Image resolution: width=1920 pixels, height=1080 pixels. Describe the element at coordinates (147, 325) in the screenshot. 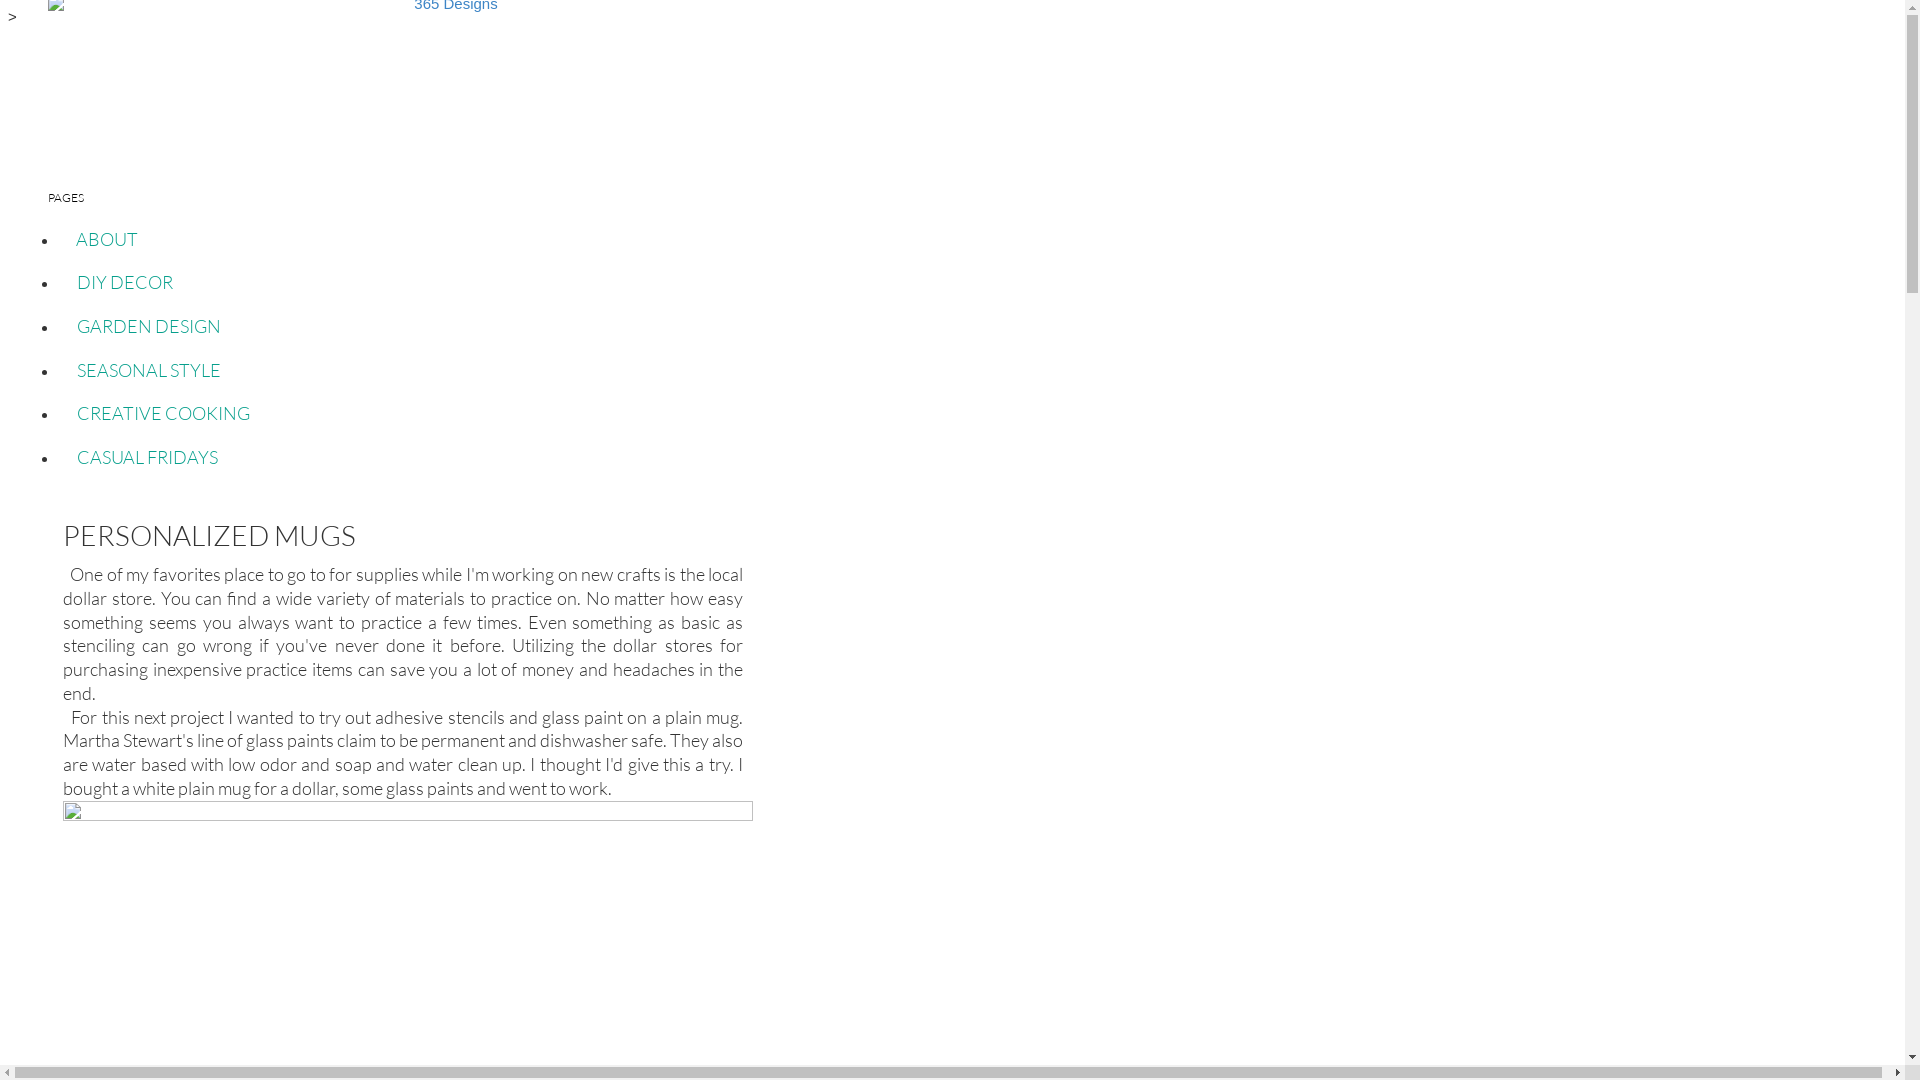

I see `'GARDEN DESIGN'` at that location.